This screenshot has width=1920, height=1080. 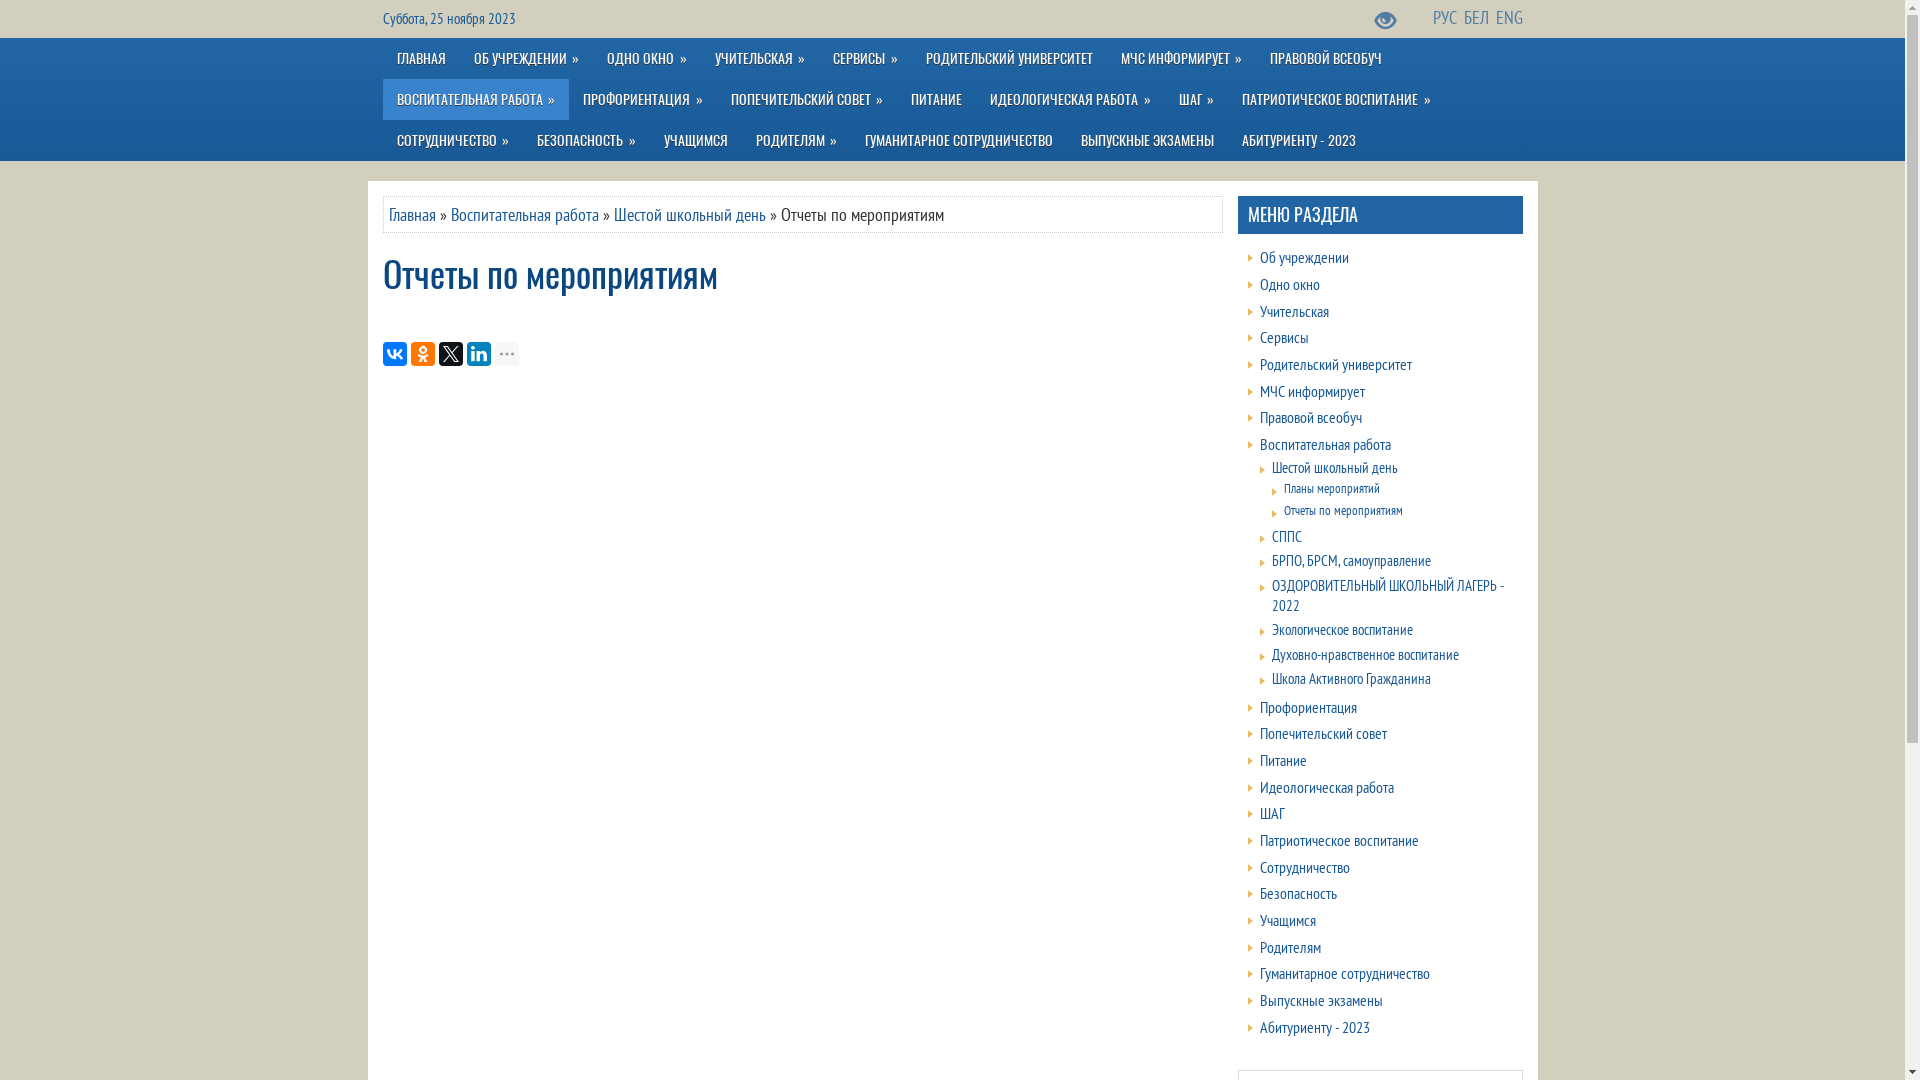 What do you see at coordinates (477, 353) in the screenshot?
I see `'LinkedIn'` at bounding box center [477, 353].